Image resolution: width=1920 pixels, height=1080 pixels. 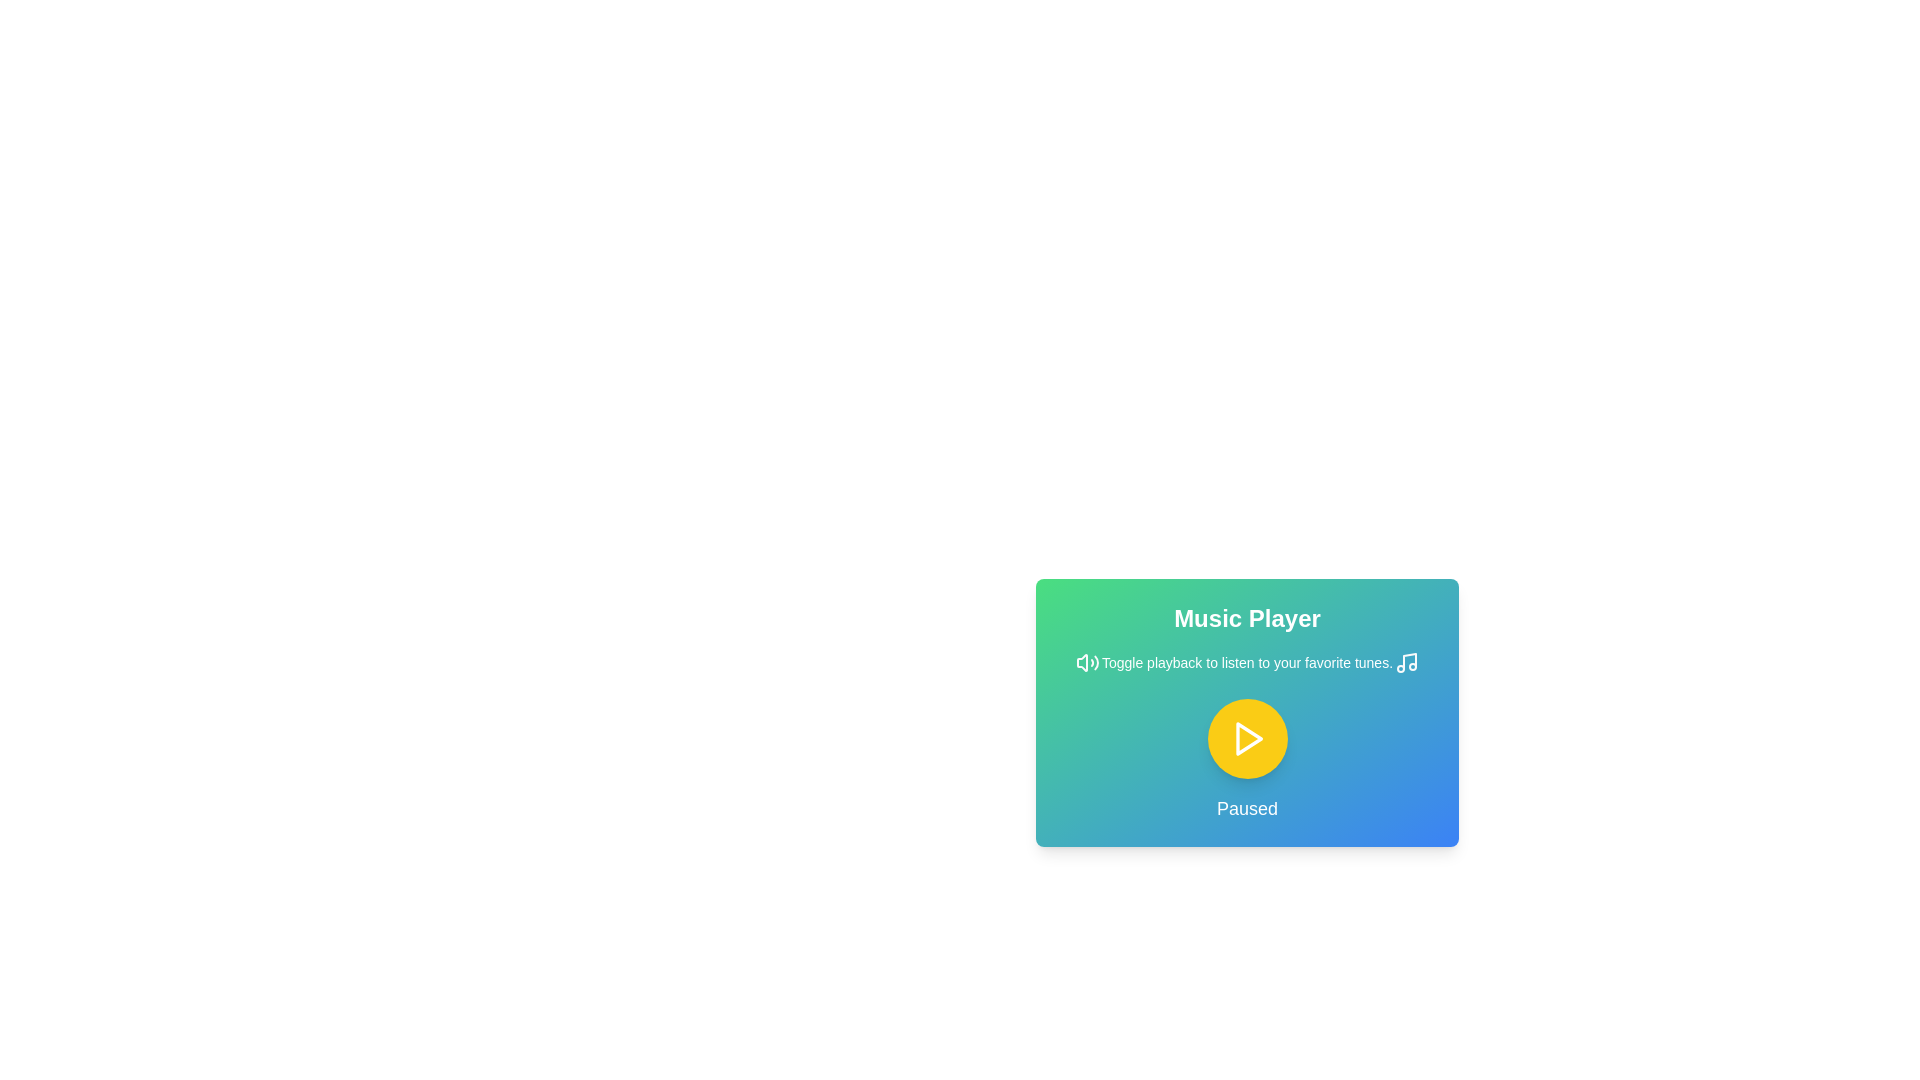 What do you see at coordinates (1246, 712) in the screenshot?
I see `the central yellow circular play button with a white play icon in the music player UI module` at bounding box center [1246, 712].